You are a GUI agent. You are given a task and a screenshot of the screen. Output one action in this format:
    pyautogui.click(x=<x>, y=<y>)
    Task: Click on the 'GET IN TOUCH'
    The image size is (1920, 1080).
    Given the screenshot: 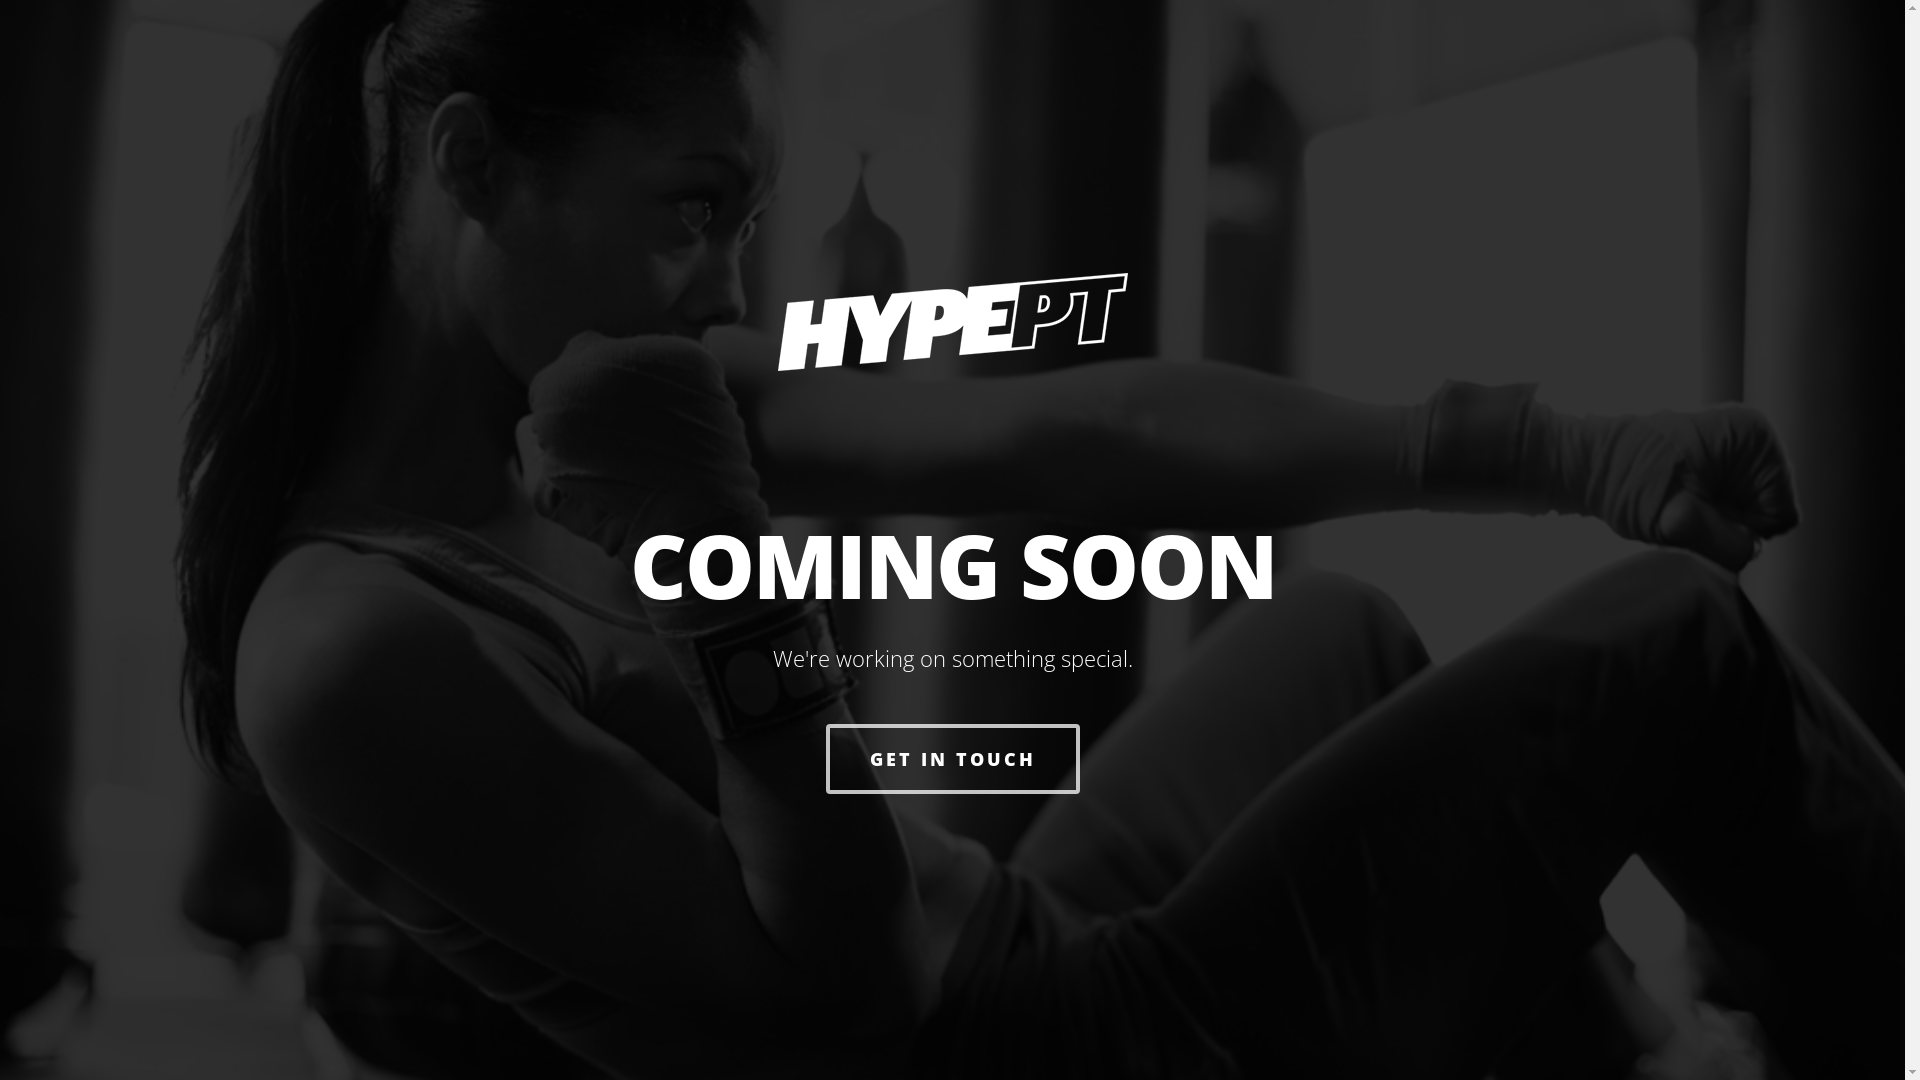 What is the action you would take?
    pyautogui.click(x=825, y=759)
    